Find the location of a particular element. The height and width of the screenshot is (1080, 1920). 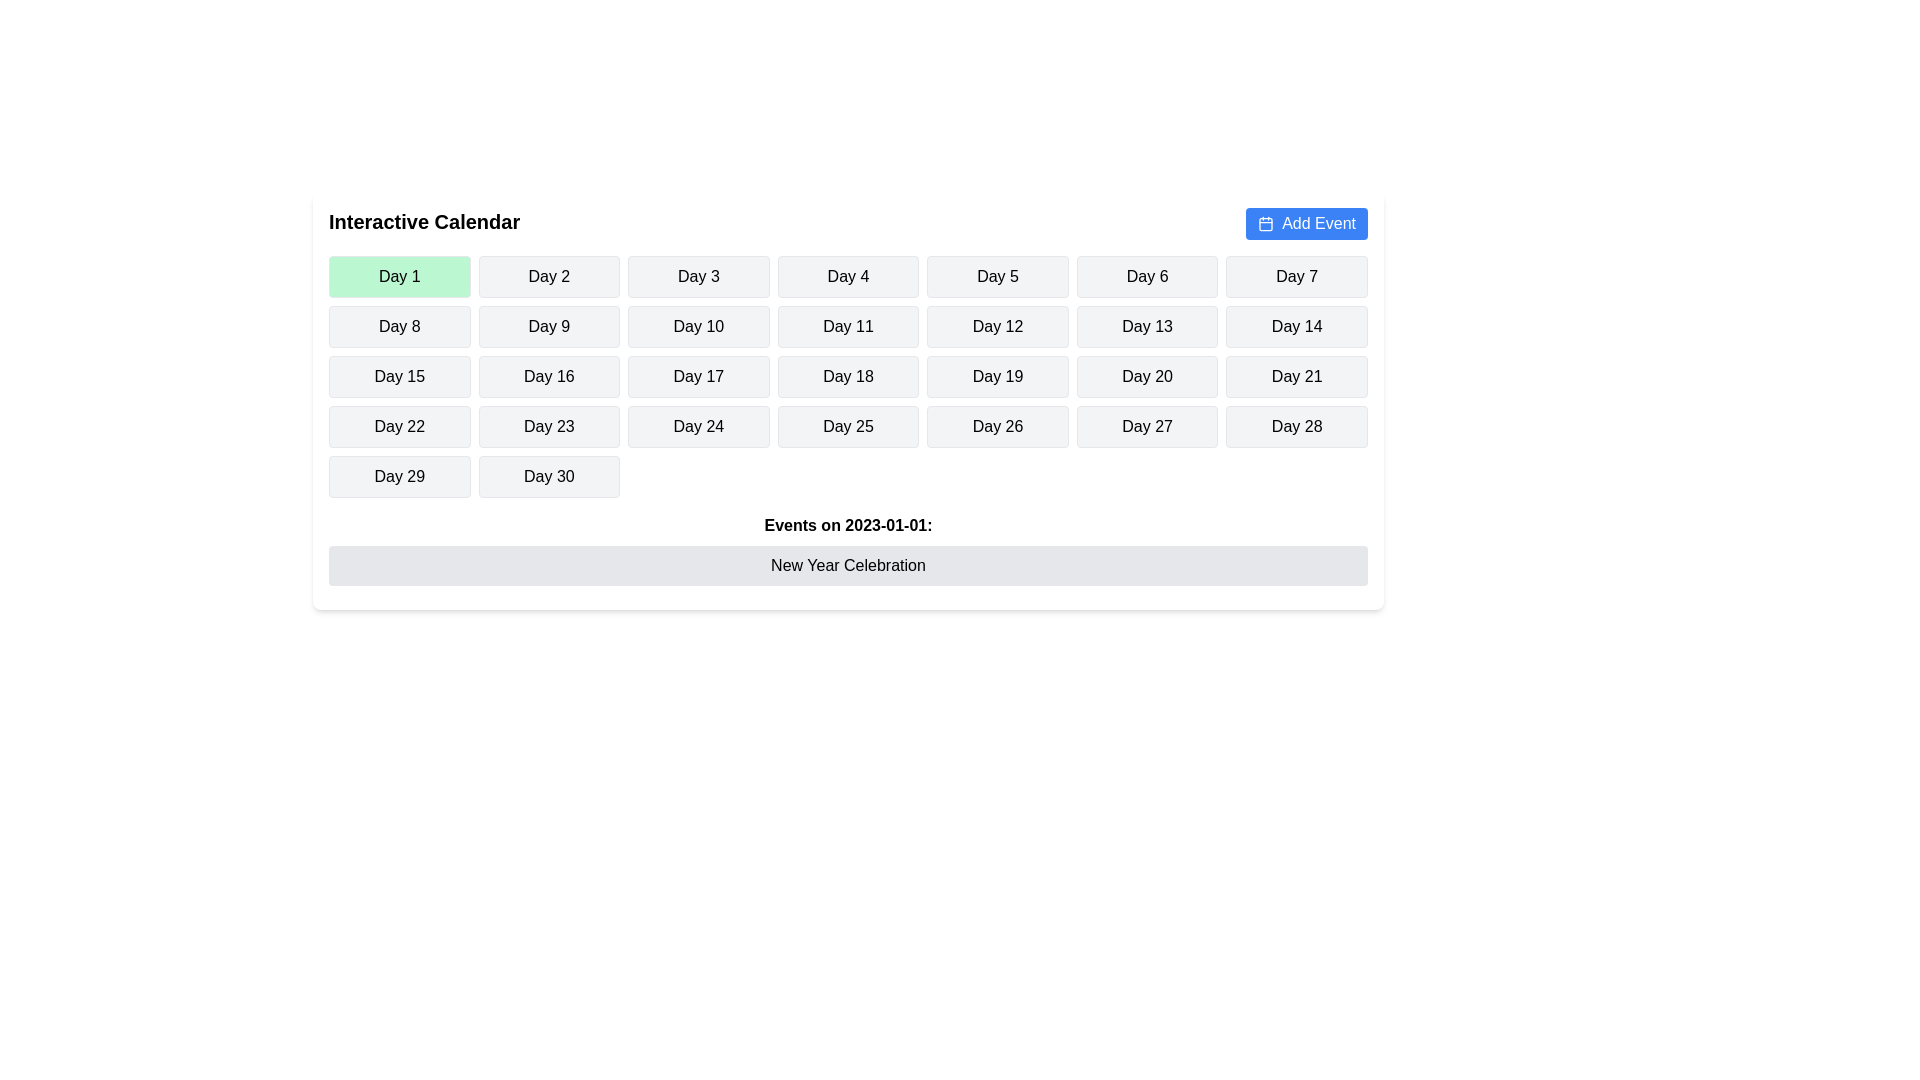

the button representing the 18th day in the calendar layout to observe hover effects is located at coordinates (848, 377).